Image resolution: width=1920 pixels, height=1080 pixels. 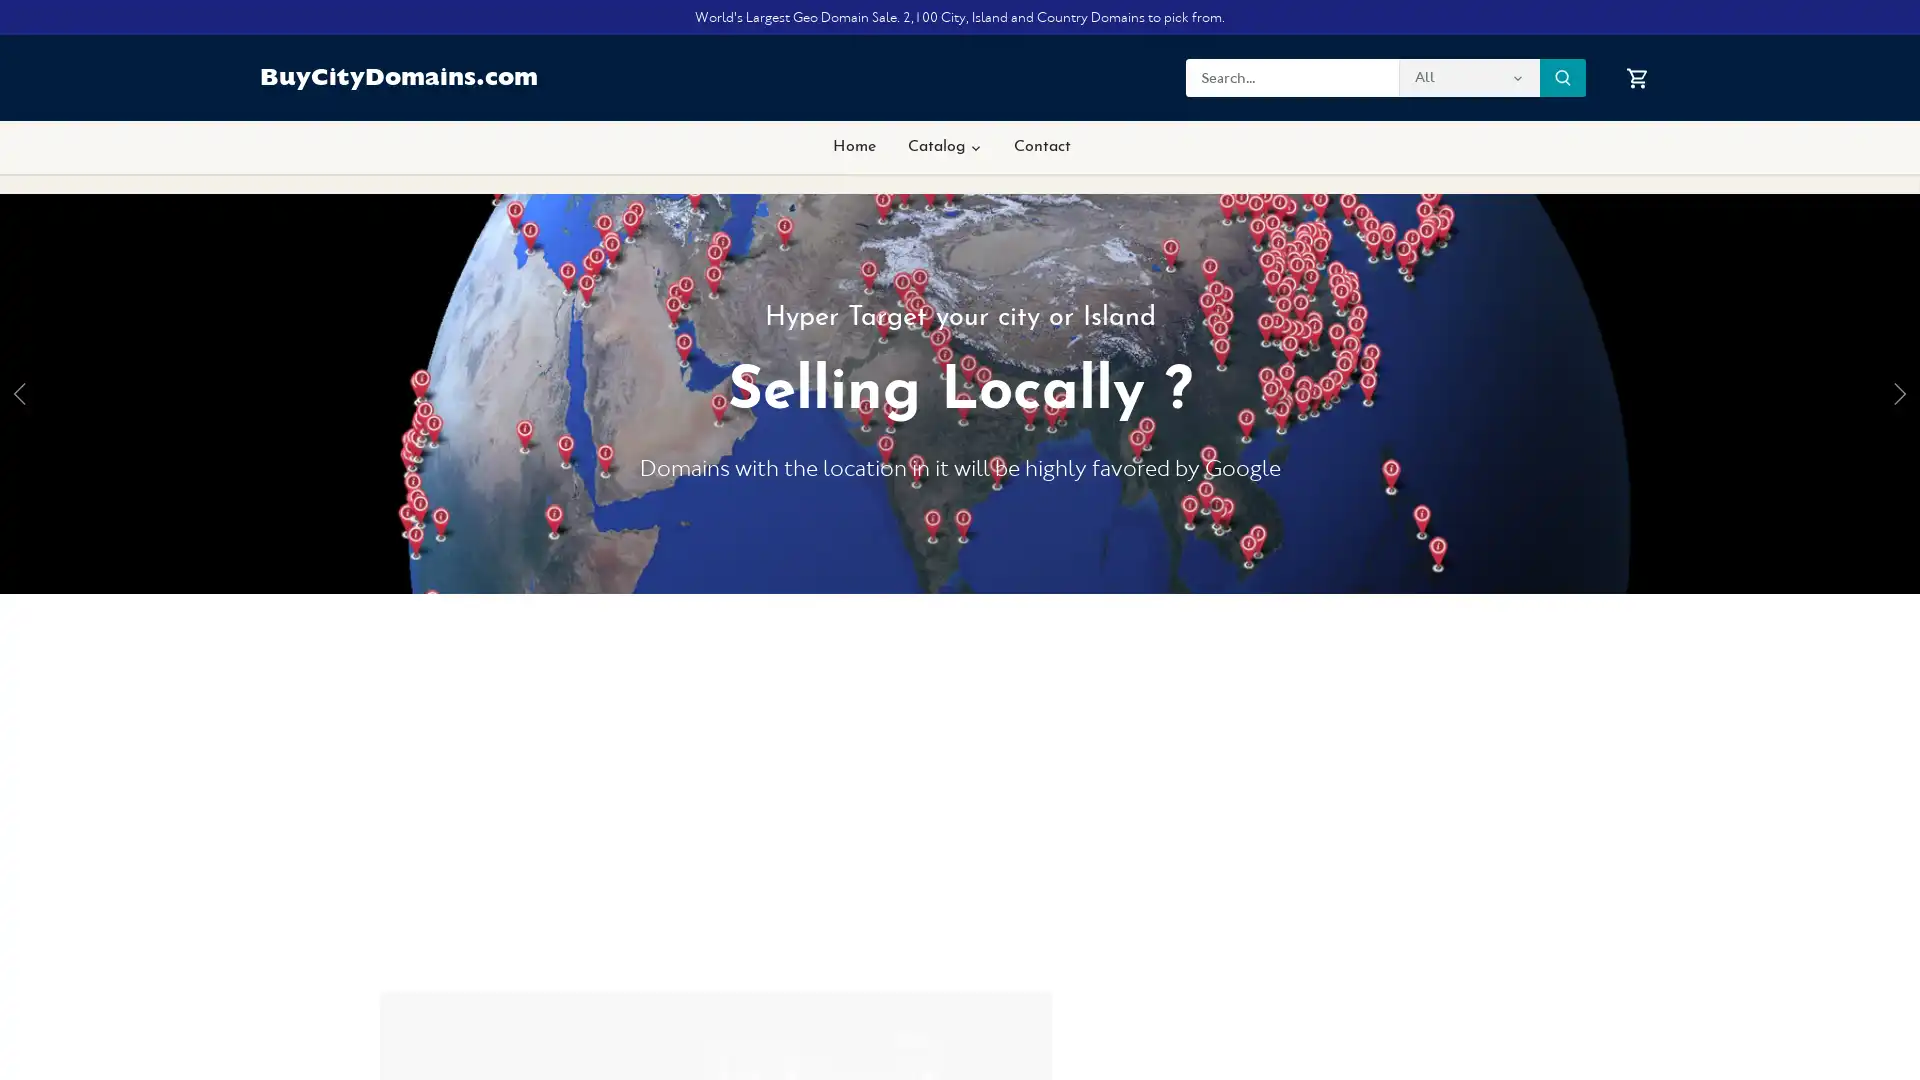 I want to click on Submit, so click(x=1562, y=76).